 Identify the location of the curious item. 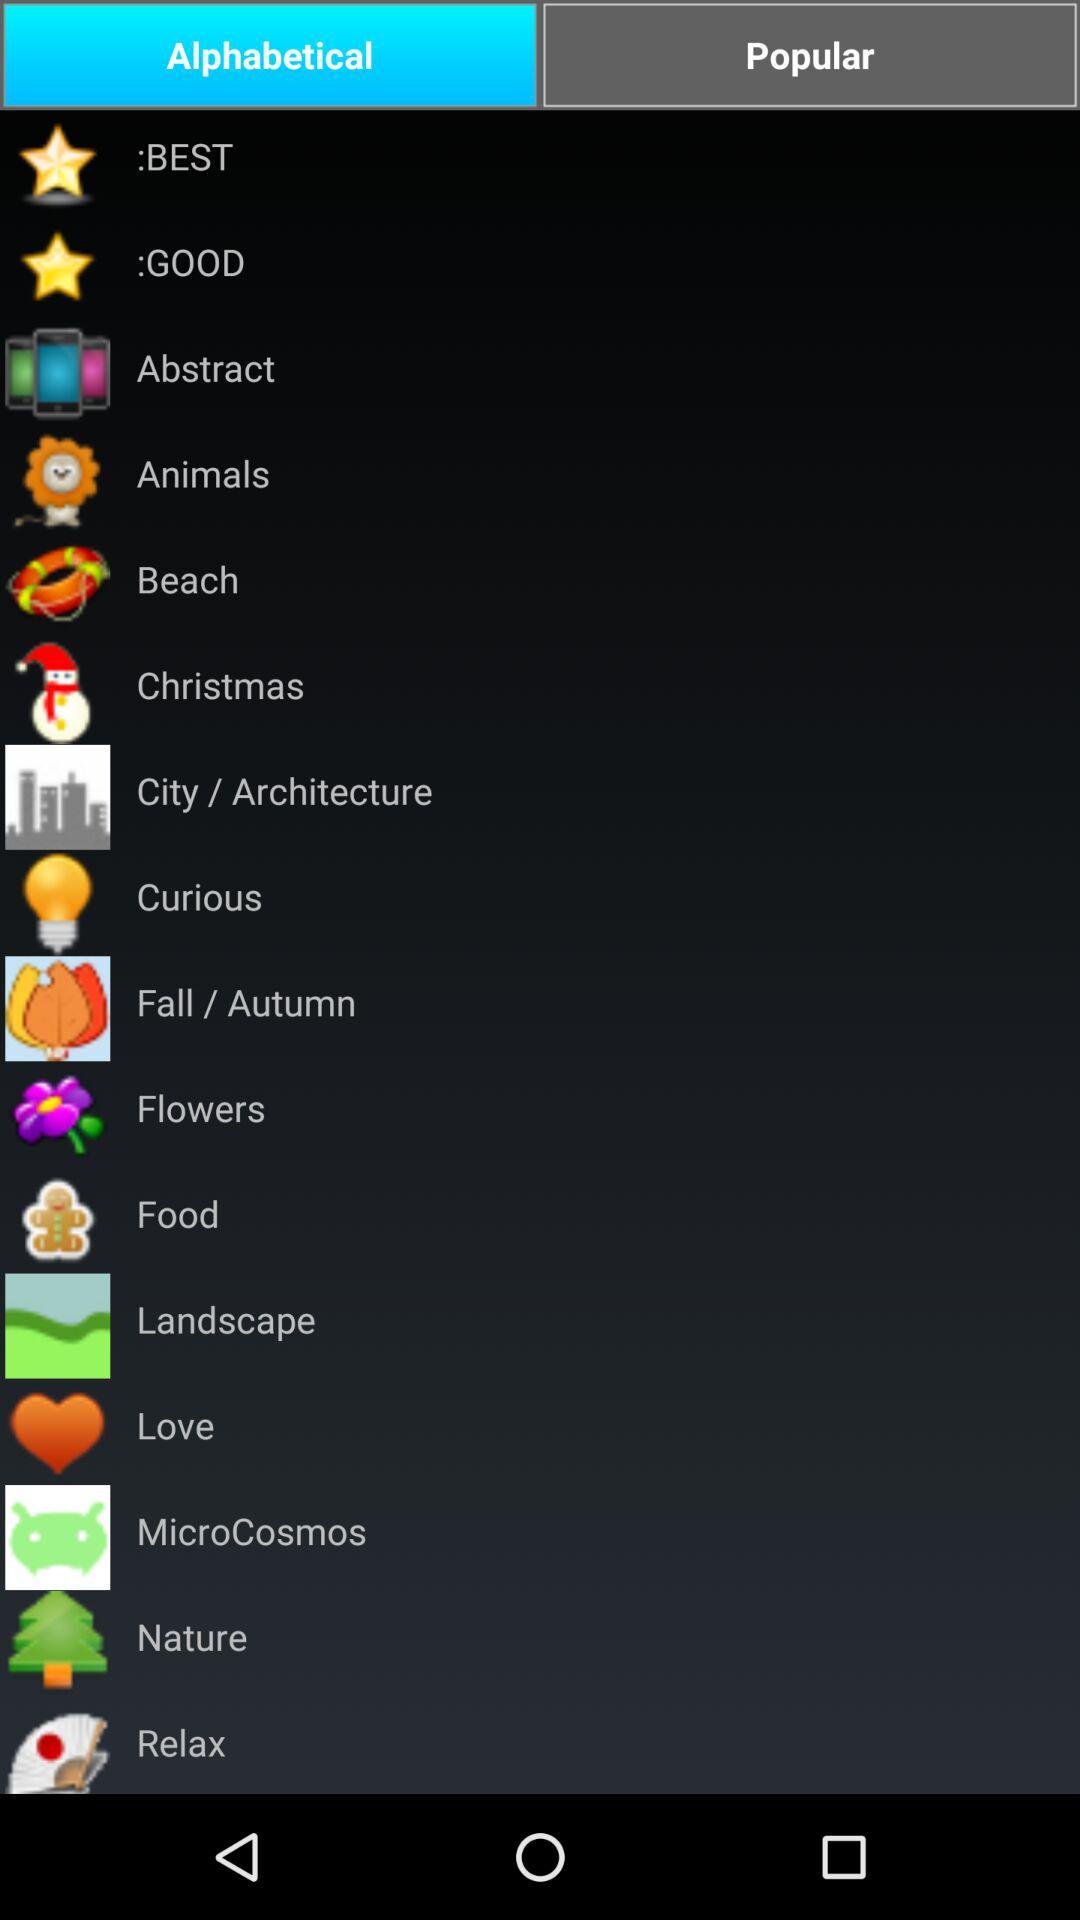
(199, 901).